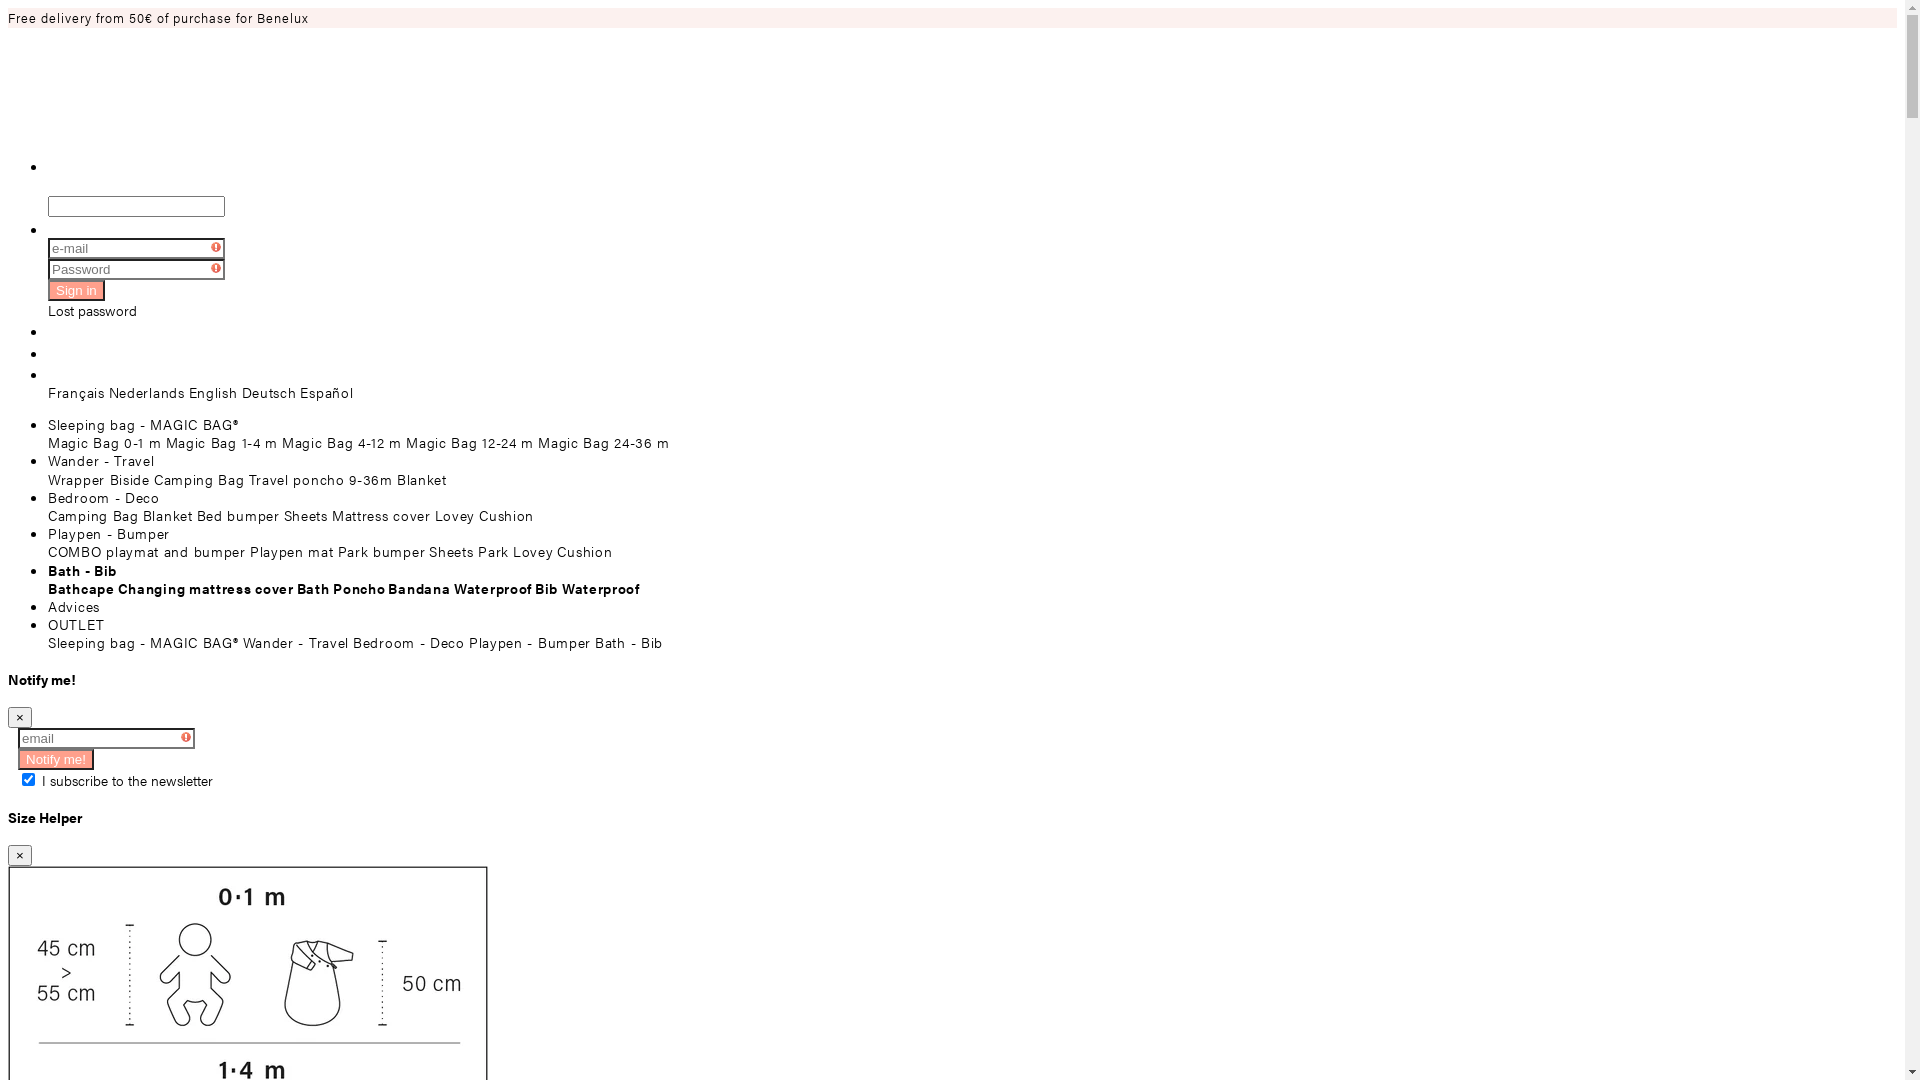 This screenshot has width=1920, height=1080. I want to click on 'Cushion', so click(478, 514).